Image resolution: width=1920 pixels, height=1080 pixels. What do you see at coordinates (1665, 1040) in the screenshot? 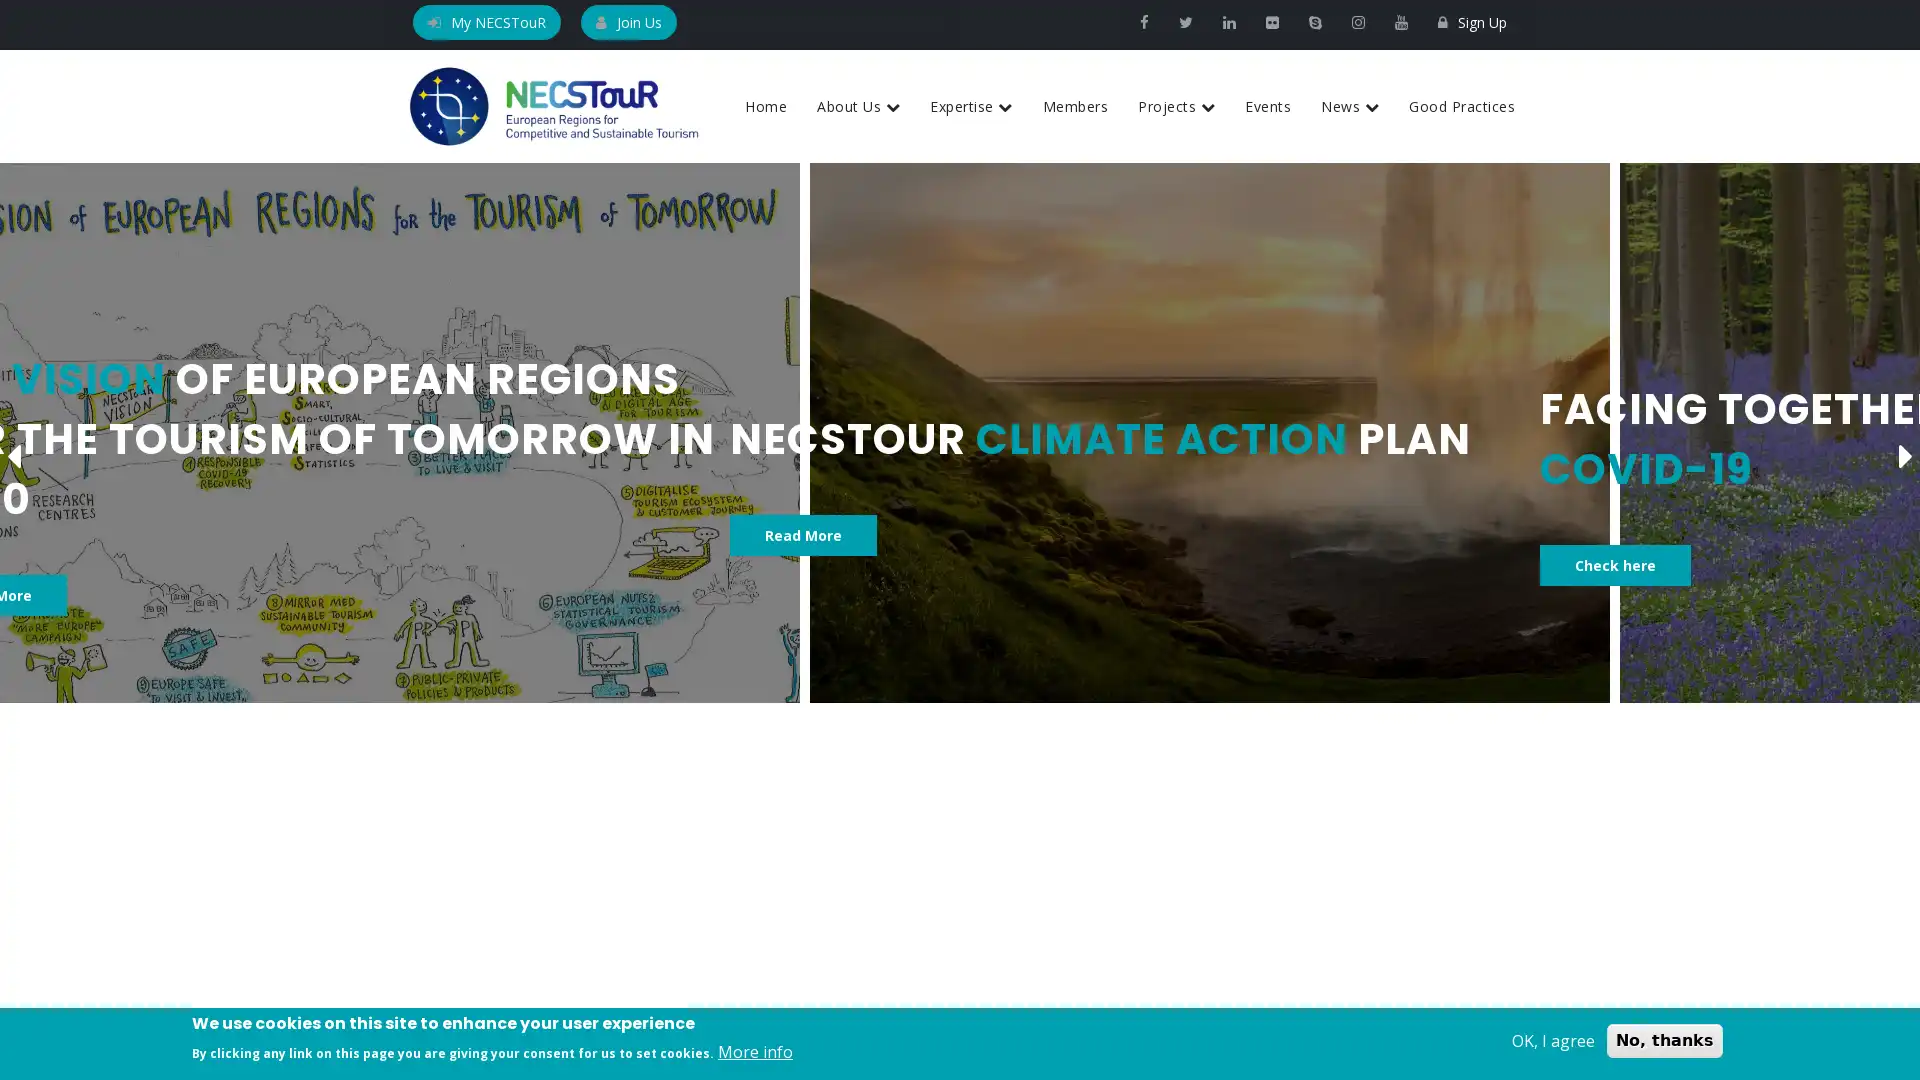
I see `No, thanks` at bounding box center [1665, 1040].